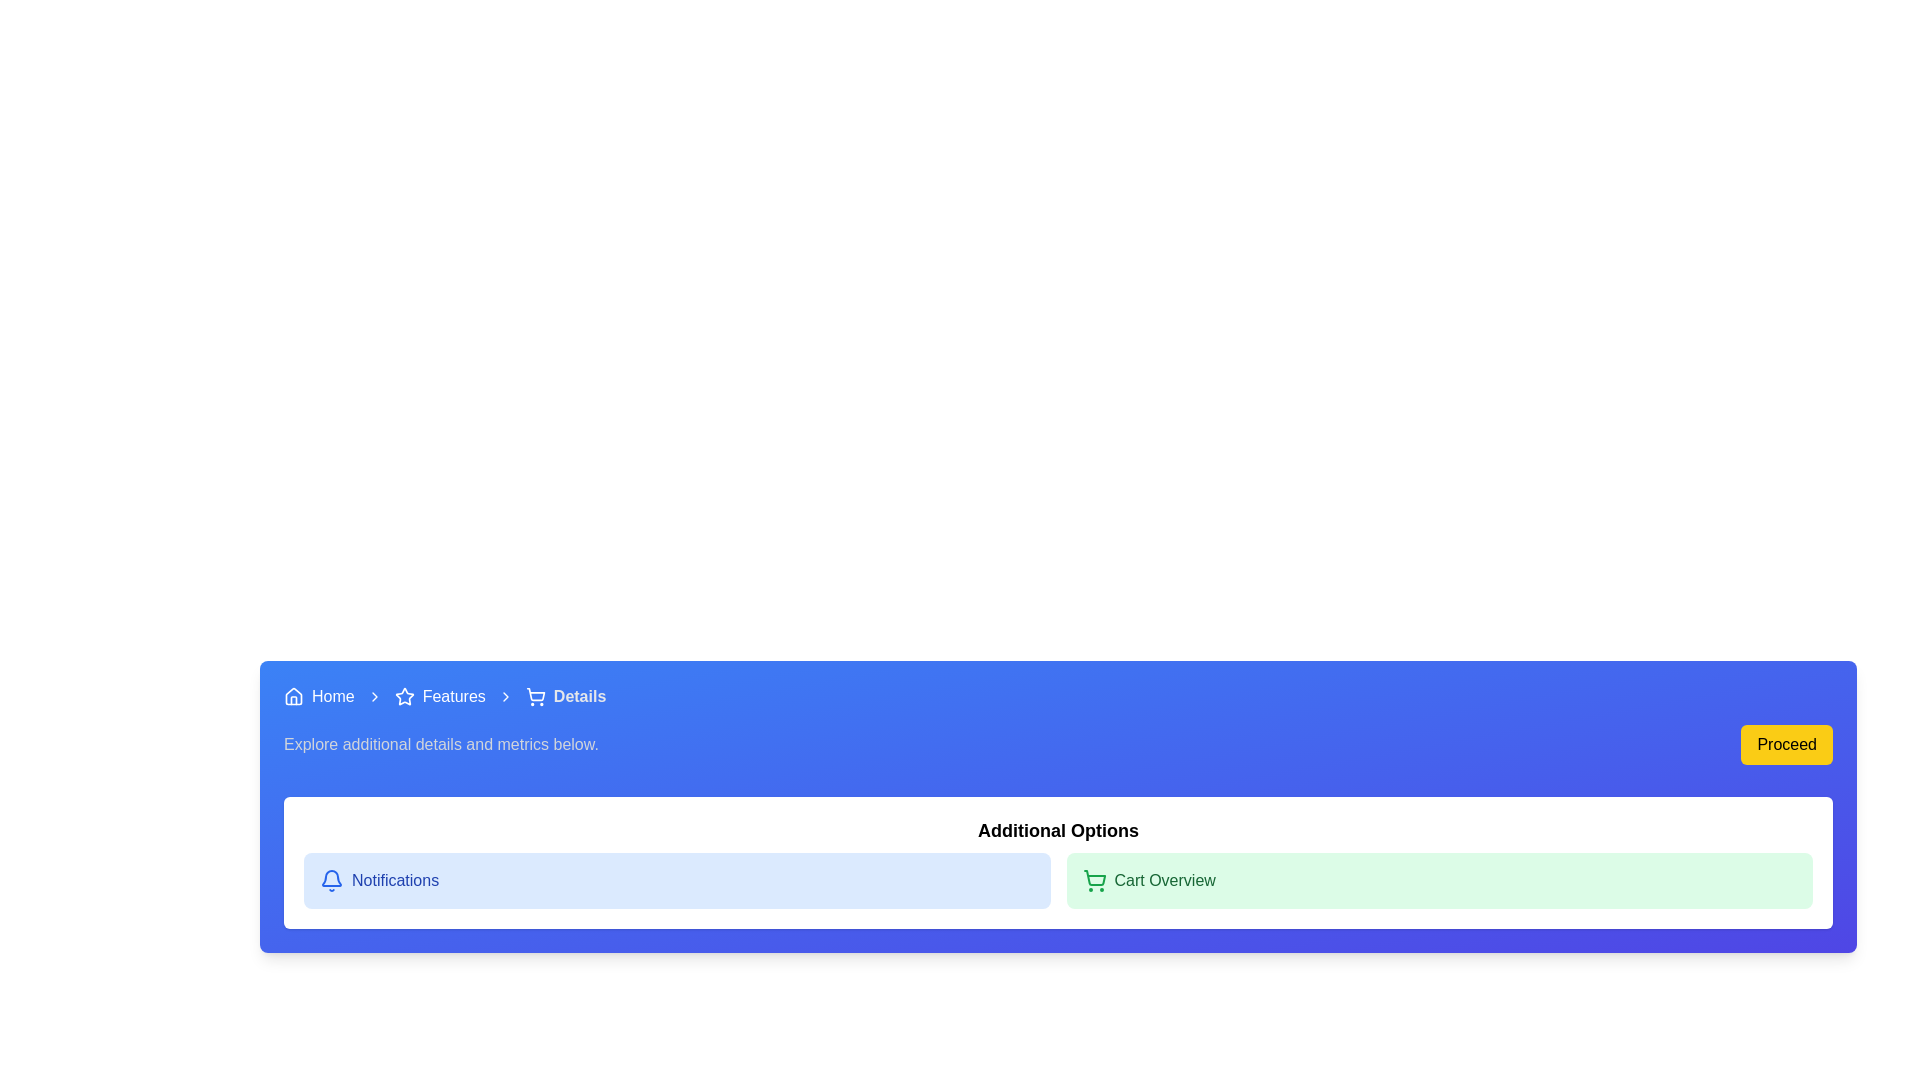  What do you see at coordinates (579, 696) in the screenshot?
I see `the 'Details' text label, which is styled with a gray font on a blue background and located on the navigation bar towards the right, following the shopping-cart icon` at bounding box center [579, 696].